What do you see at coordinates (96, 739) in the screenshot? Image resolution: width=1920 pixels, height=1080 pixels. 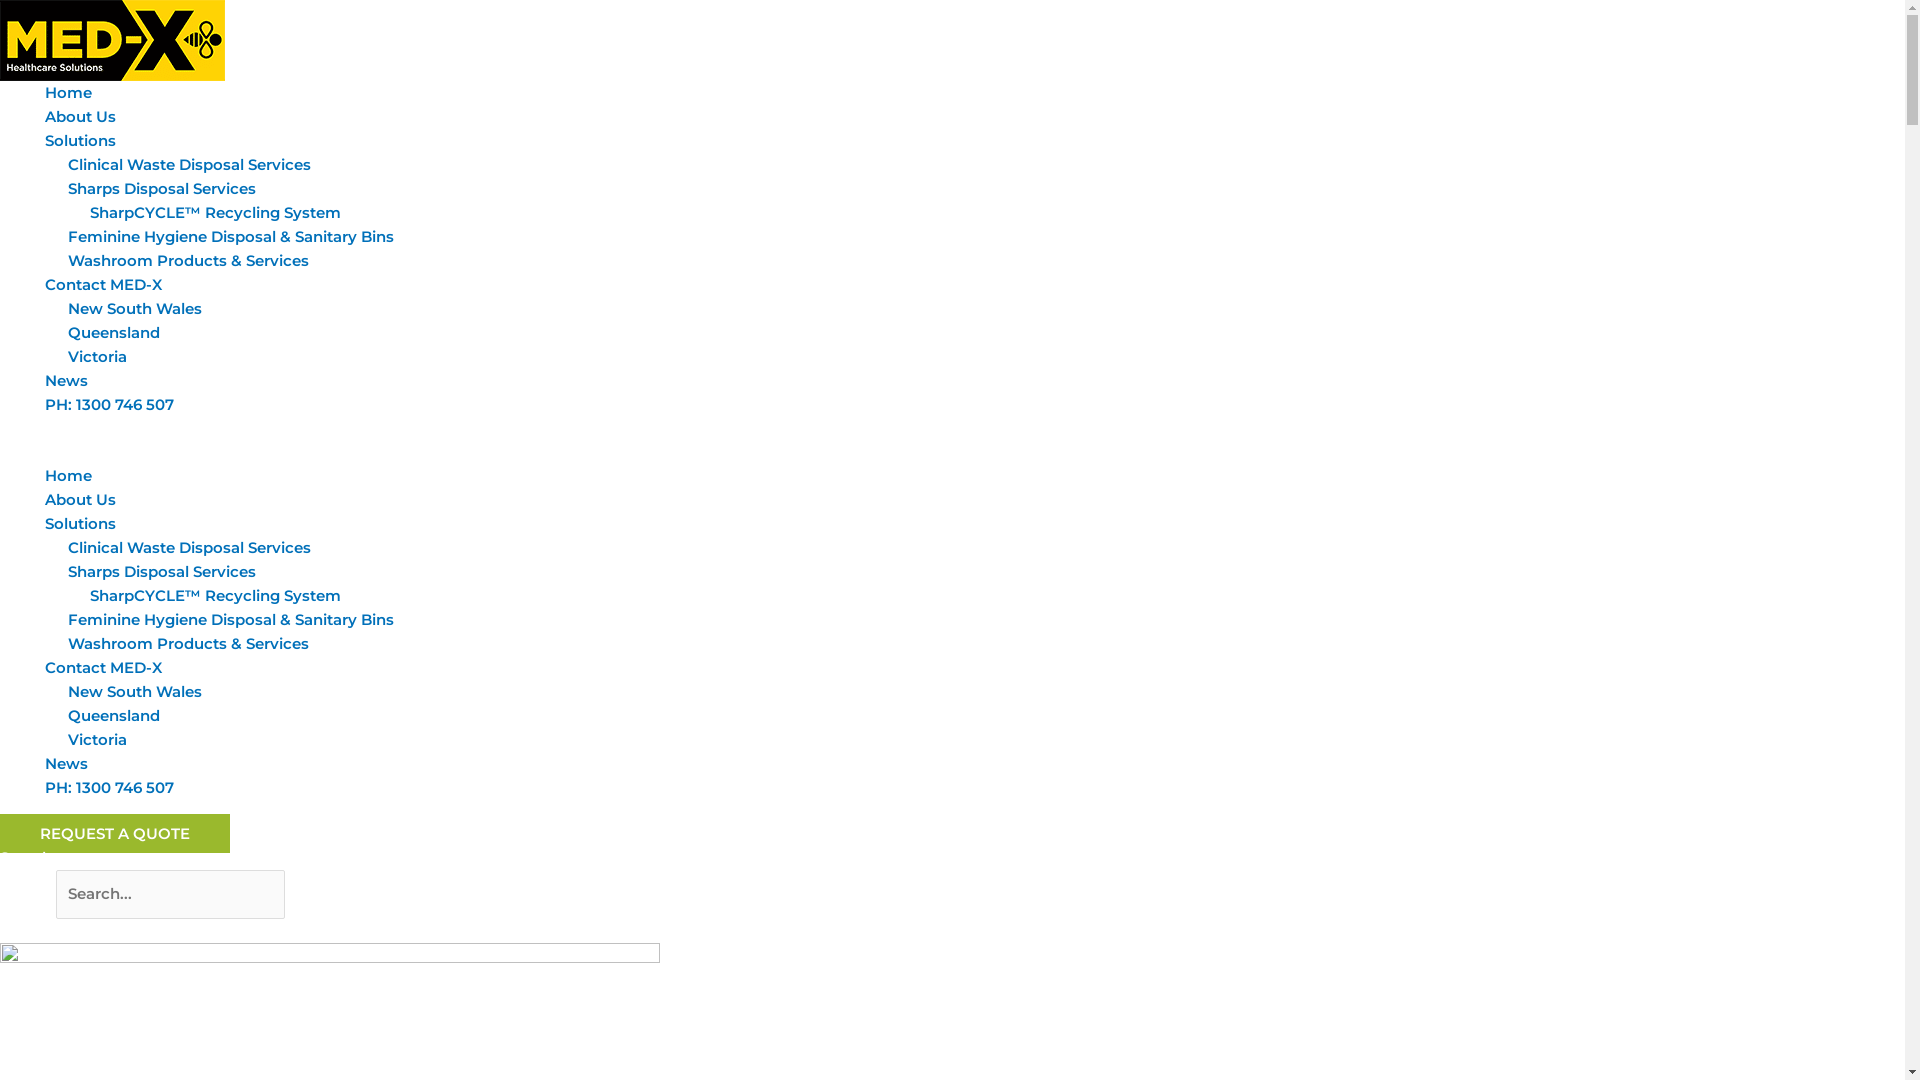 I see `'Victoria'` at bounding box center [96, 739].